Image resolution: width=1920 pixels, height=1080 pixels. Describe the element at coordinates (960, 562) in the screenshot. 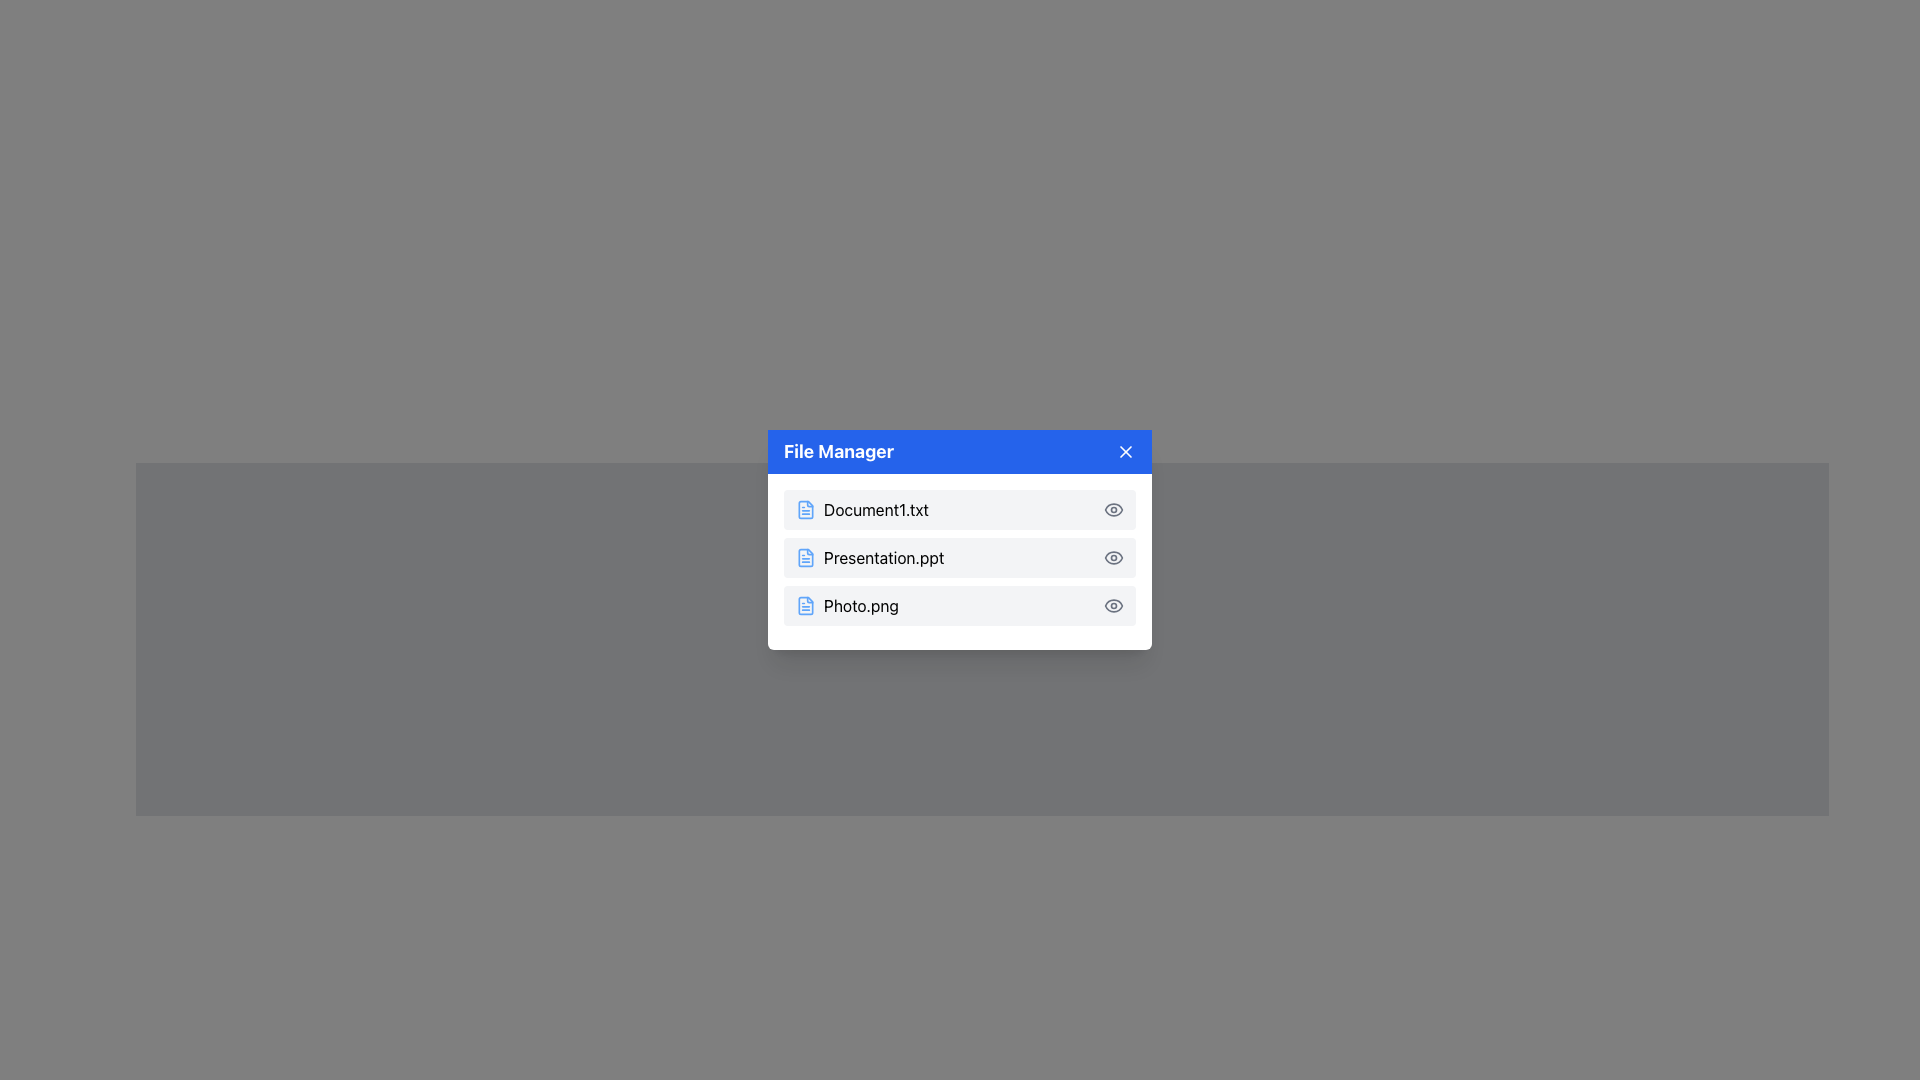

I see `the 'Presentation.ppt' file list item in the file manager` at that location.